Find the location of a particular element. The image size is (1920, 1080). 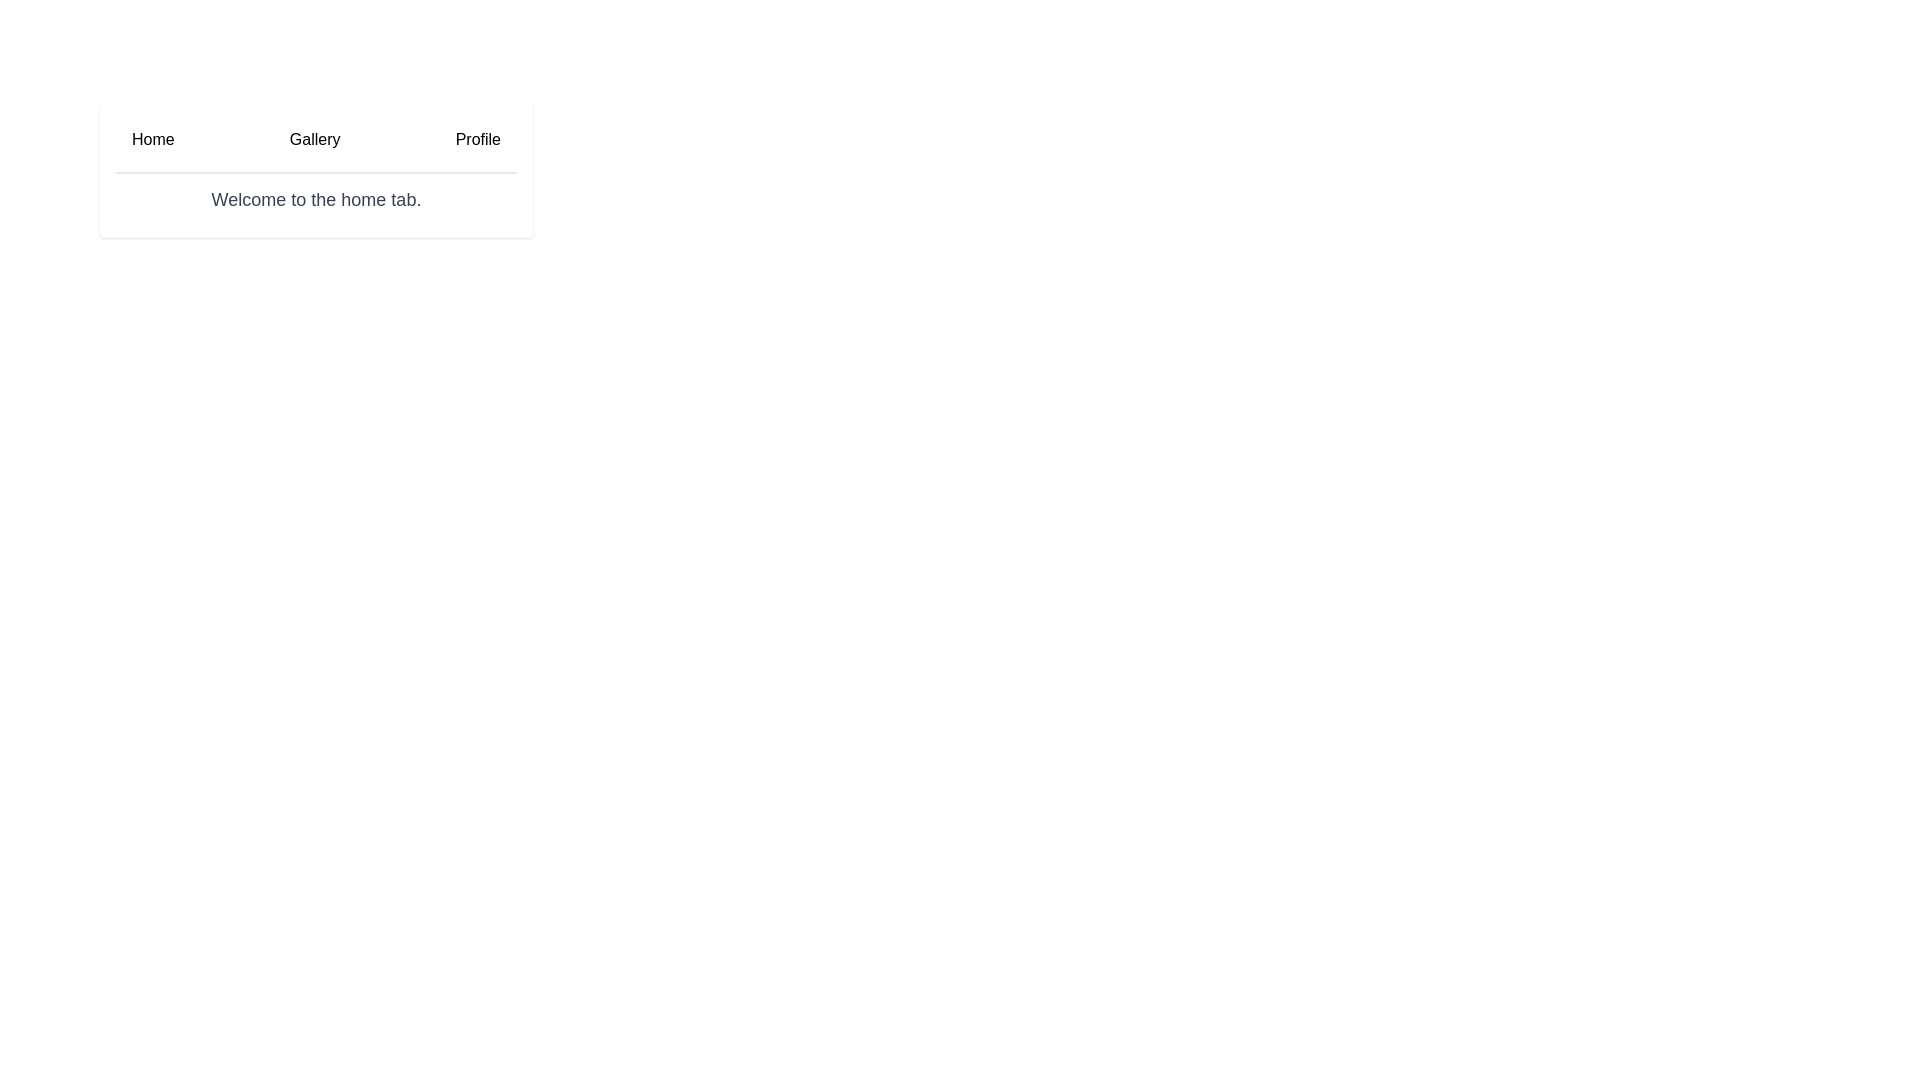

the Profile tab is located at coordinates (477, 145).